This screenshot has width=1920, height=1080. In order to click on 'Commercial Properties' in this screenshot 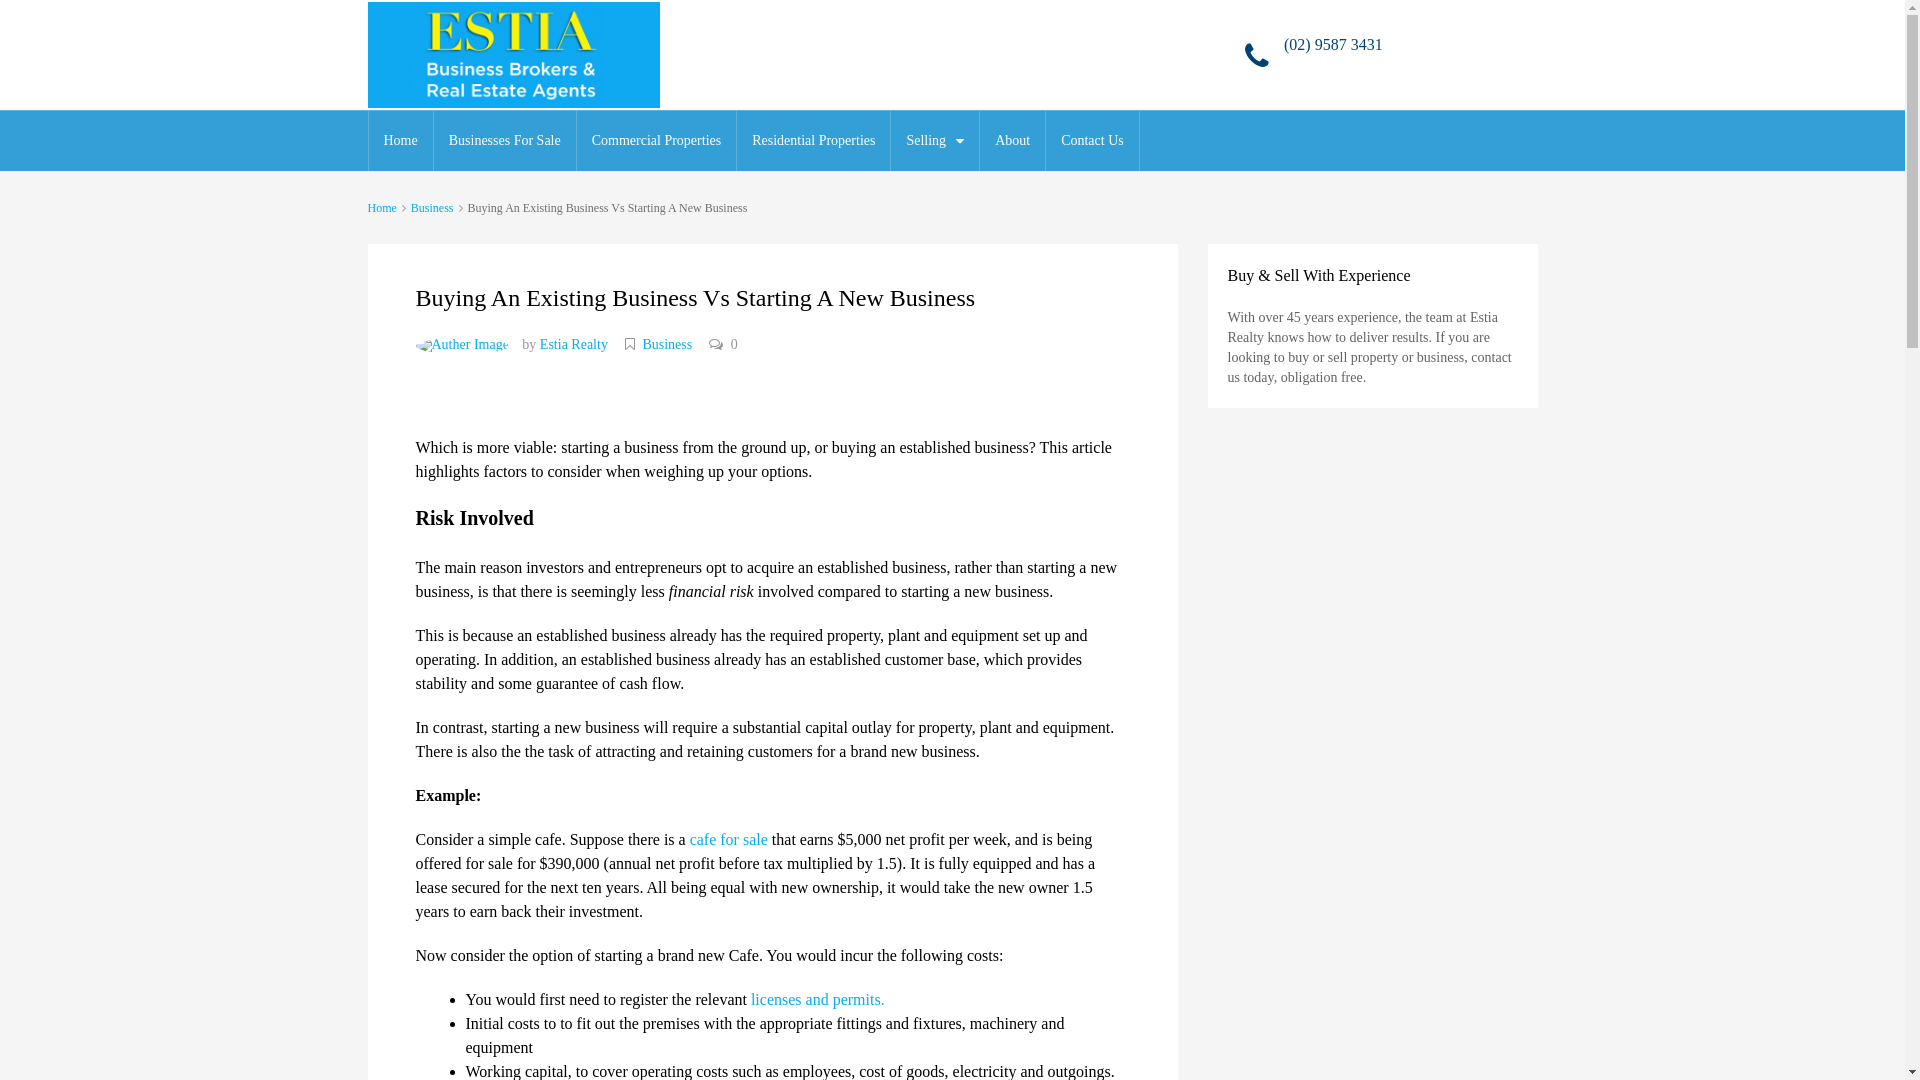, I will do `click(575, 140)`.